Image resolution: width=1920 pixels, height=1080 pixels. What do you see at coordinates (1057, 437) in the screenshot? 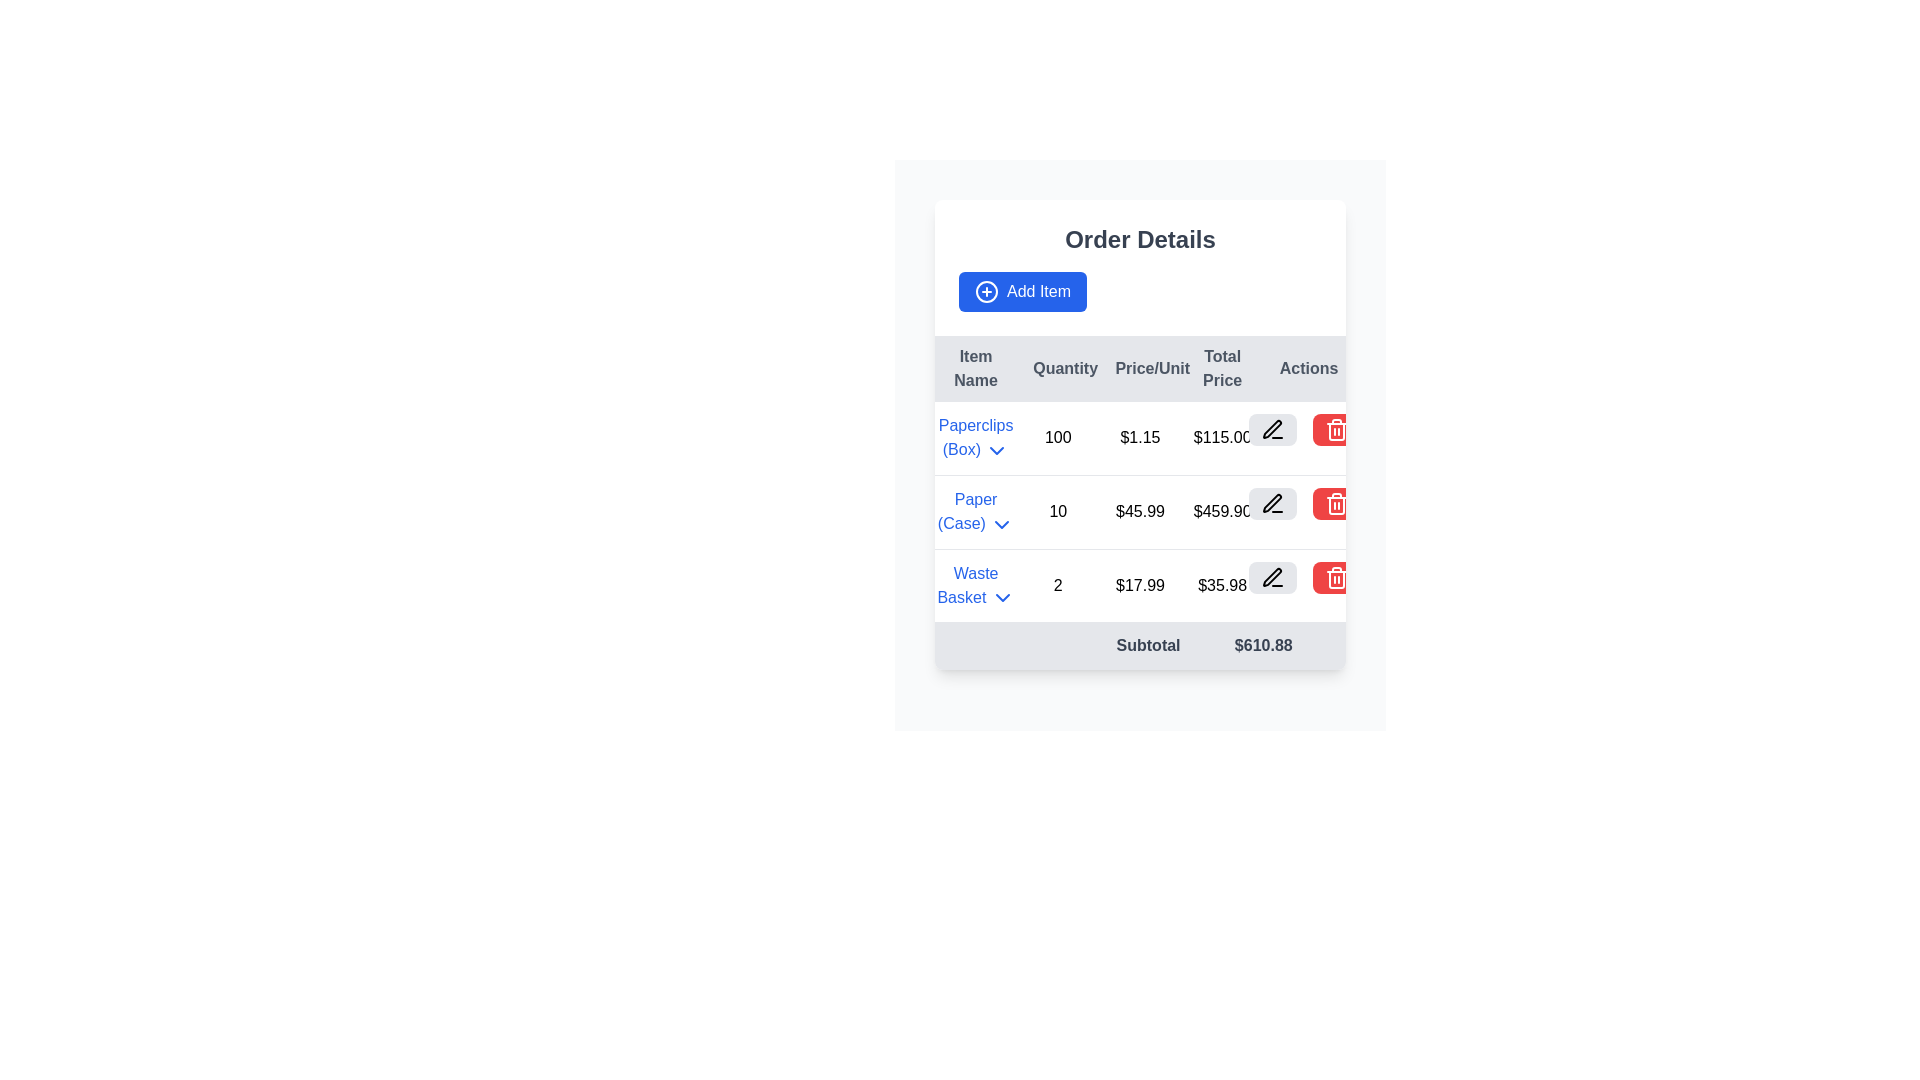
I see `the static text display showing the number '100' in the 'Order Details' section, located between 'Paperclips (Box)' and '$1.15'` at bounding box center [1057, 437].